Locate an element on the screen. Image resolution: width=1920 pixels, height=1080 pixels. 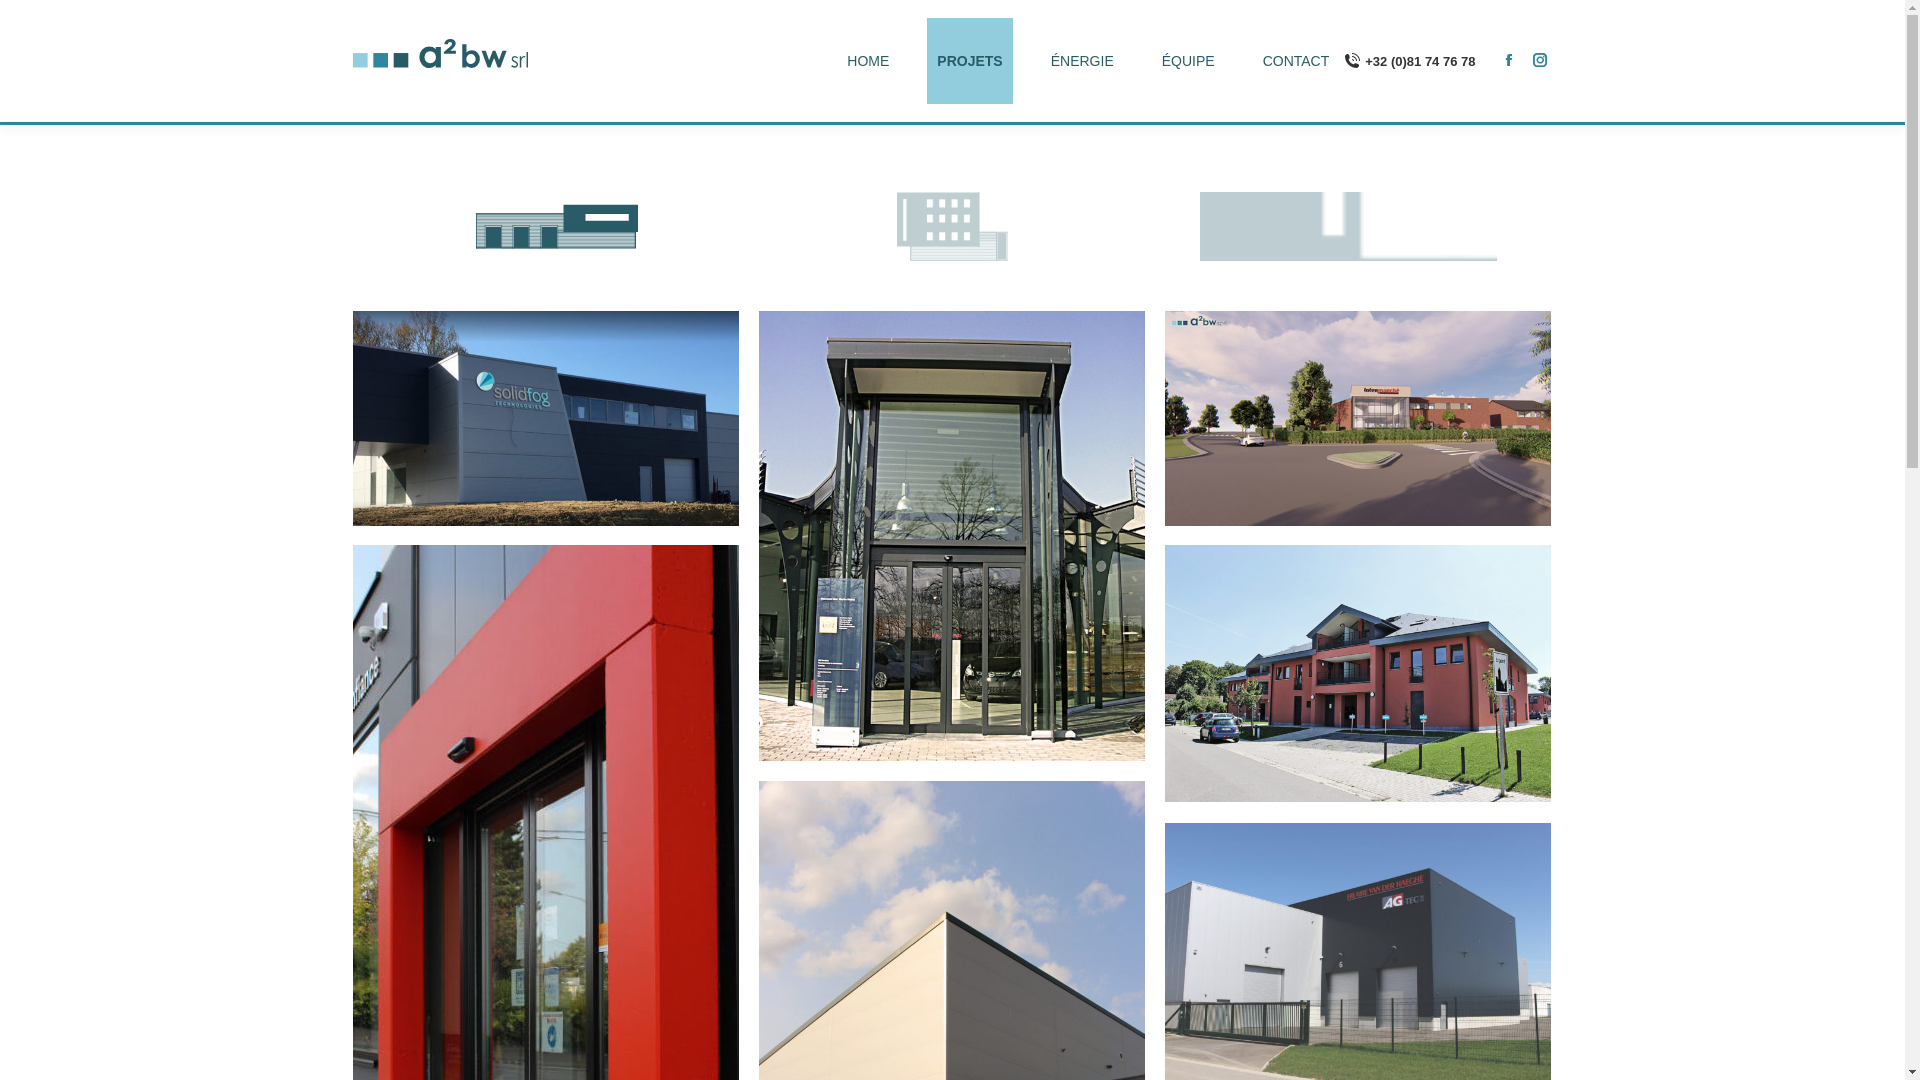
'PROJETS' is located at coordinates (969, 60).